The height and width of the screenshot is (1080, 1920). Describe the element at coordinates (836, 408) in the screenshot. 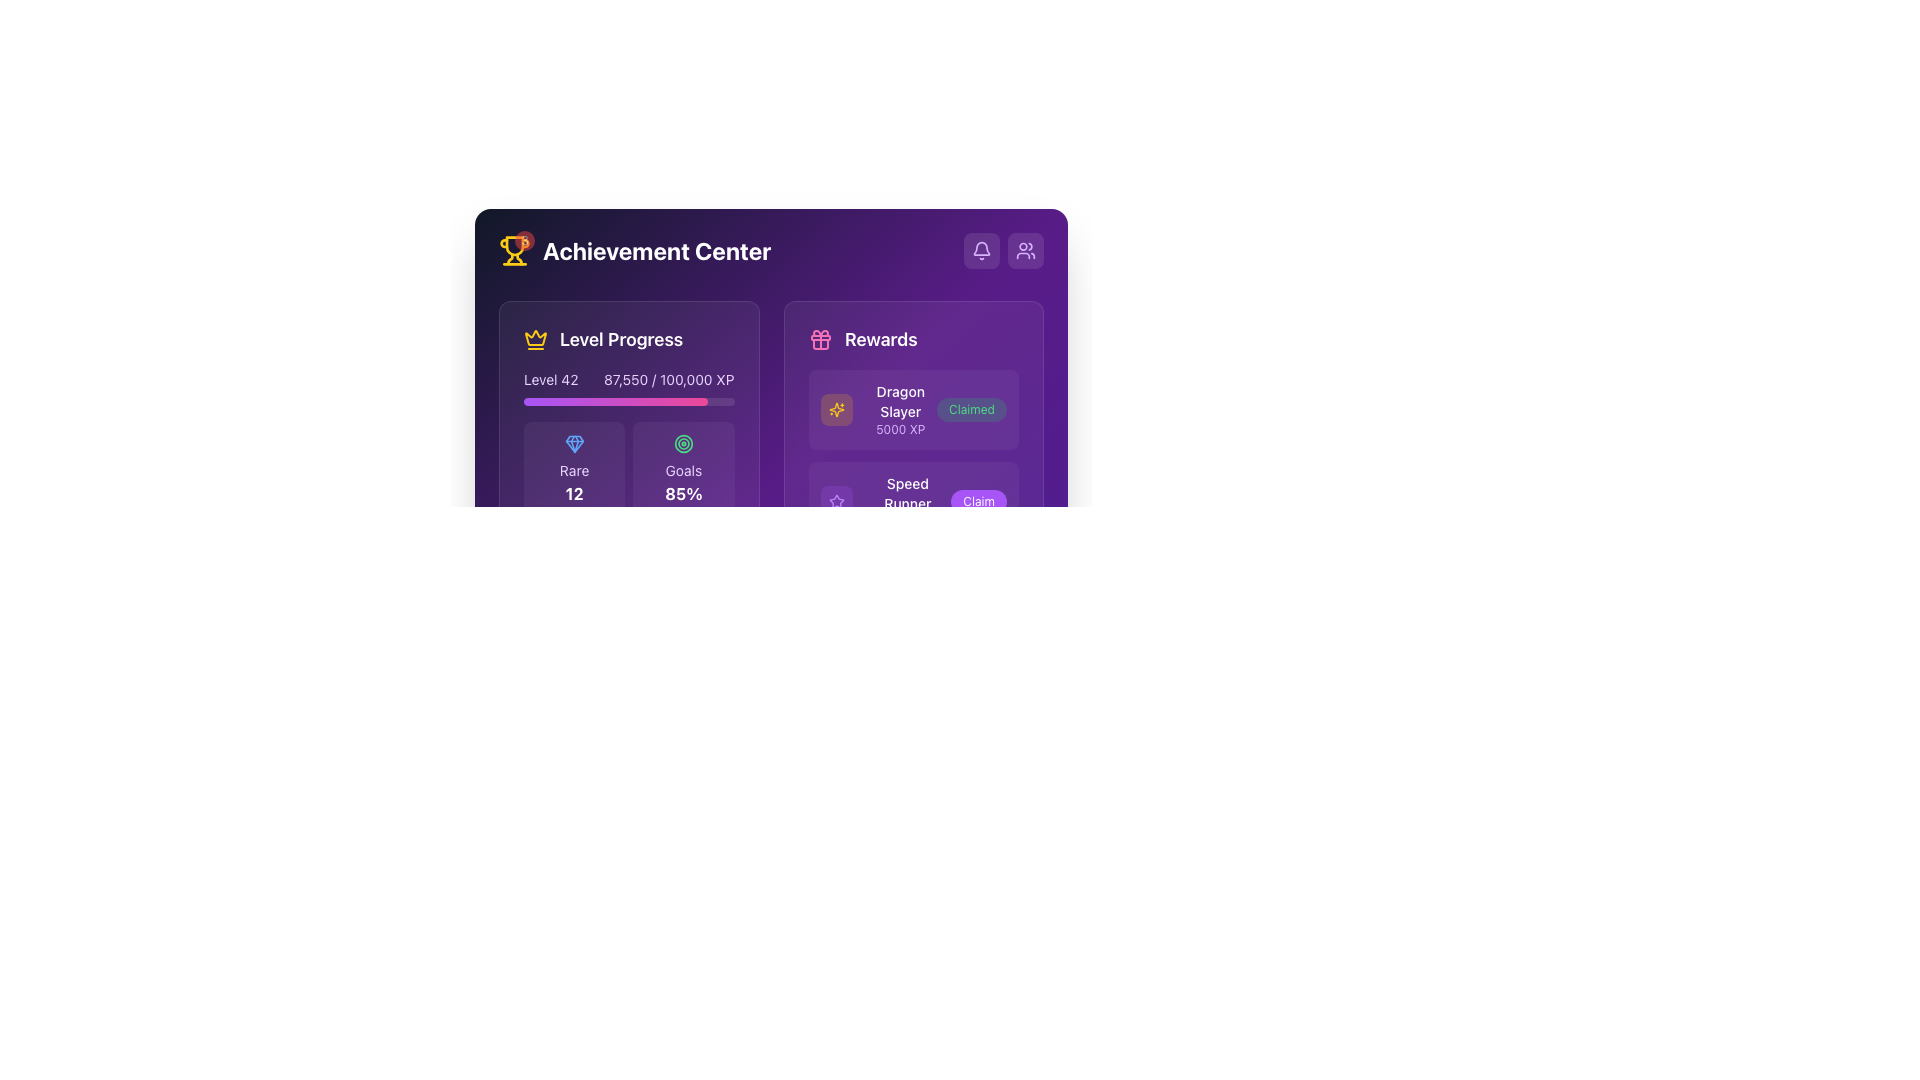

I see `the rounded yellow-tinted decorative widget with a star-like icon located in the rewards section, which is the first item to the left of the 'Dragon Slayer' text` at that location.